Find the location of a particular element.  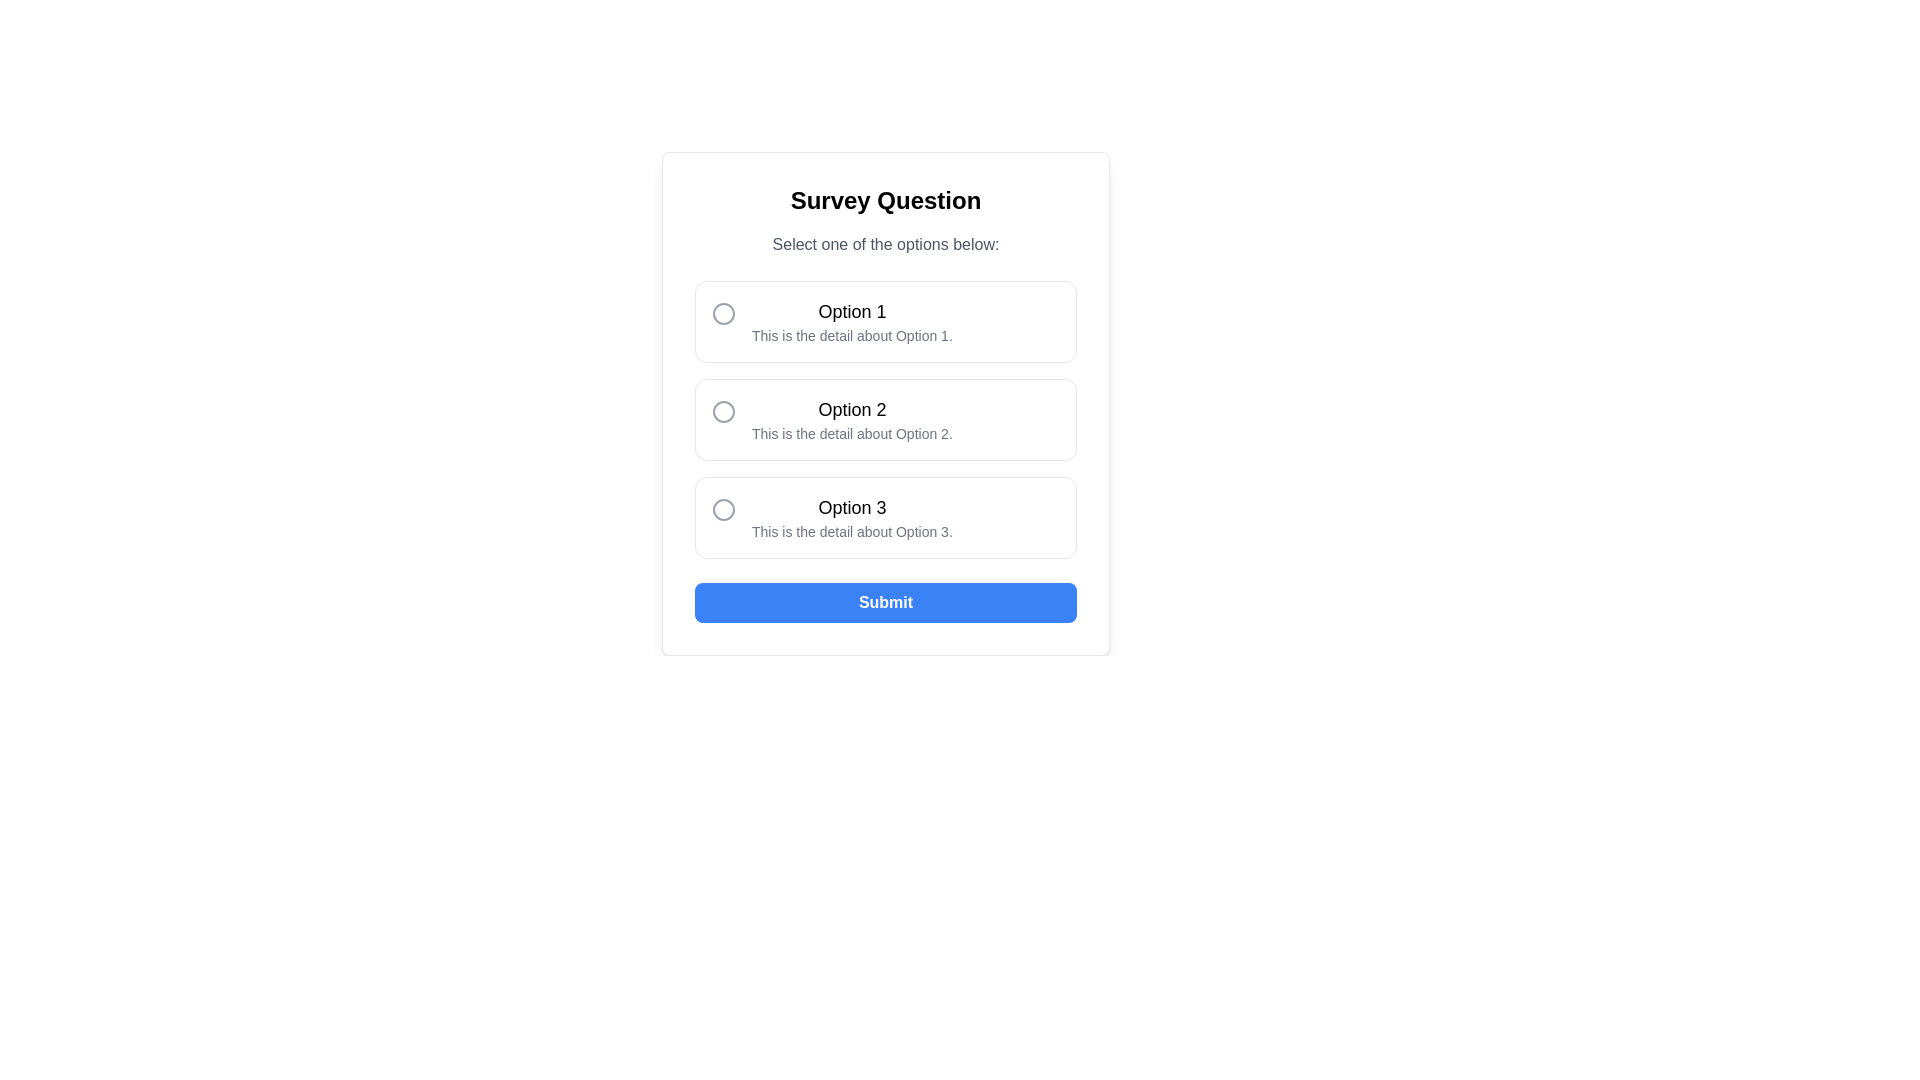

the text label that reads 'This is the detail about Option 2.' which is located below the heading for Option 2 in the survey options list is located at coordinates (852, 433).